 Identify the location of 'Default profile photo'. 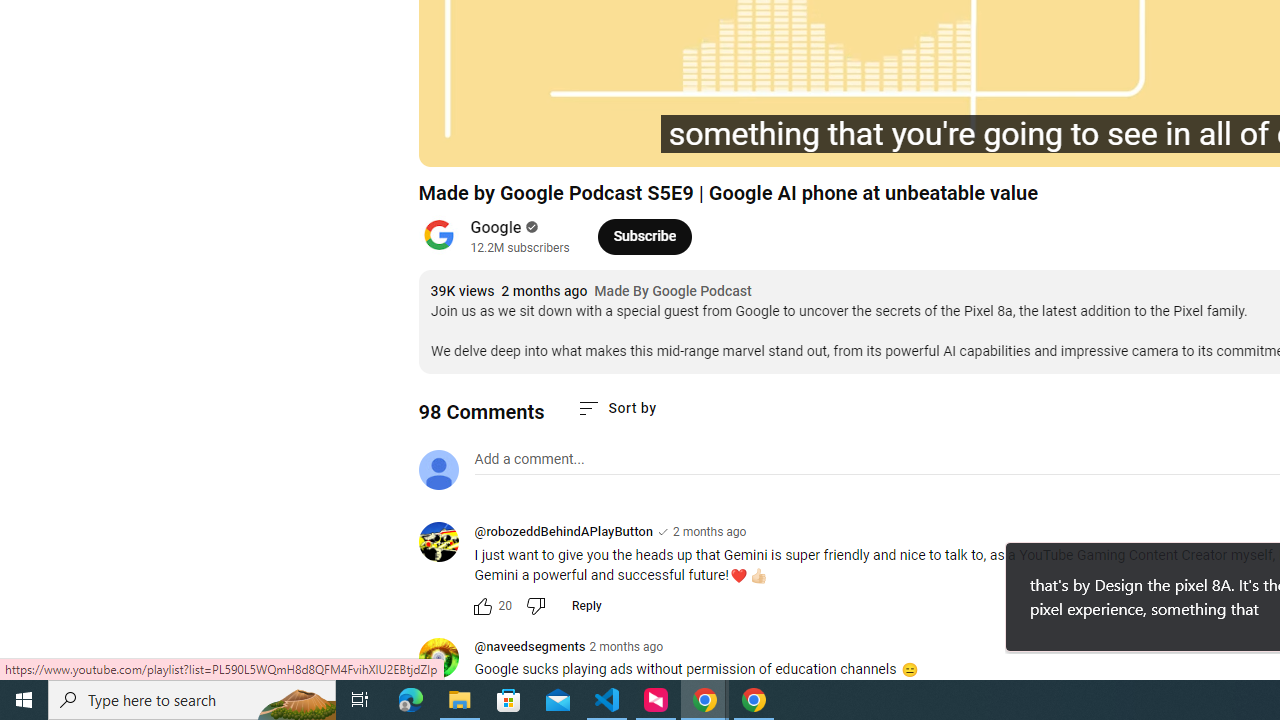
(438, 470).